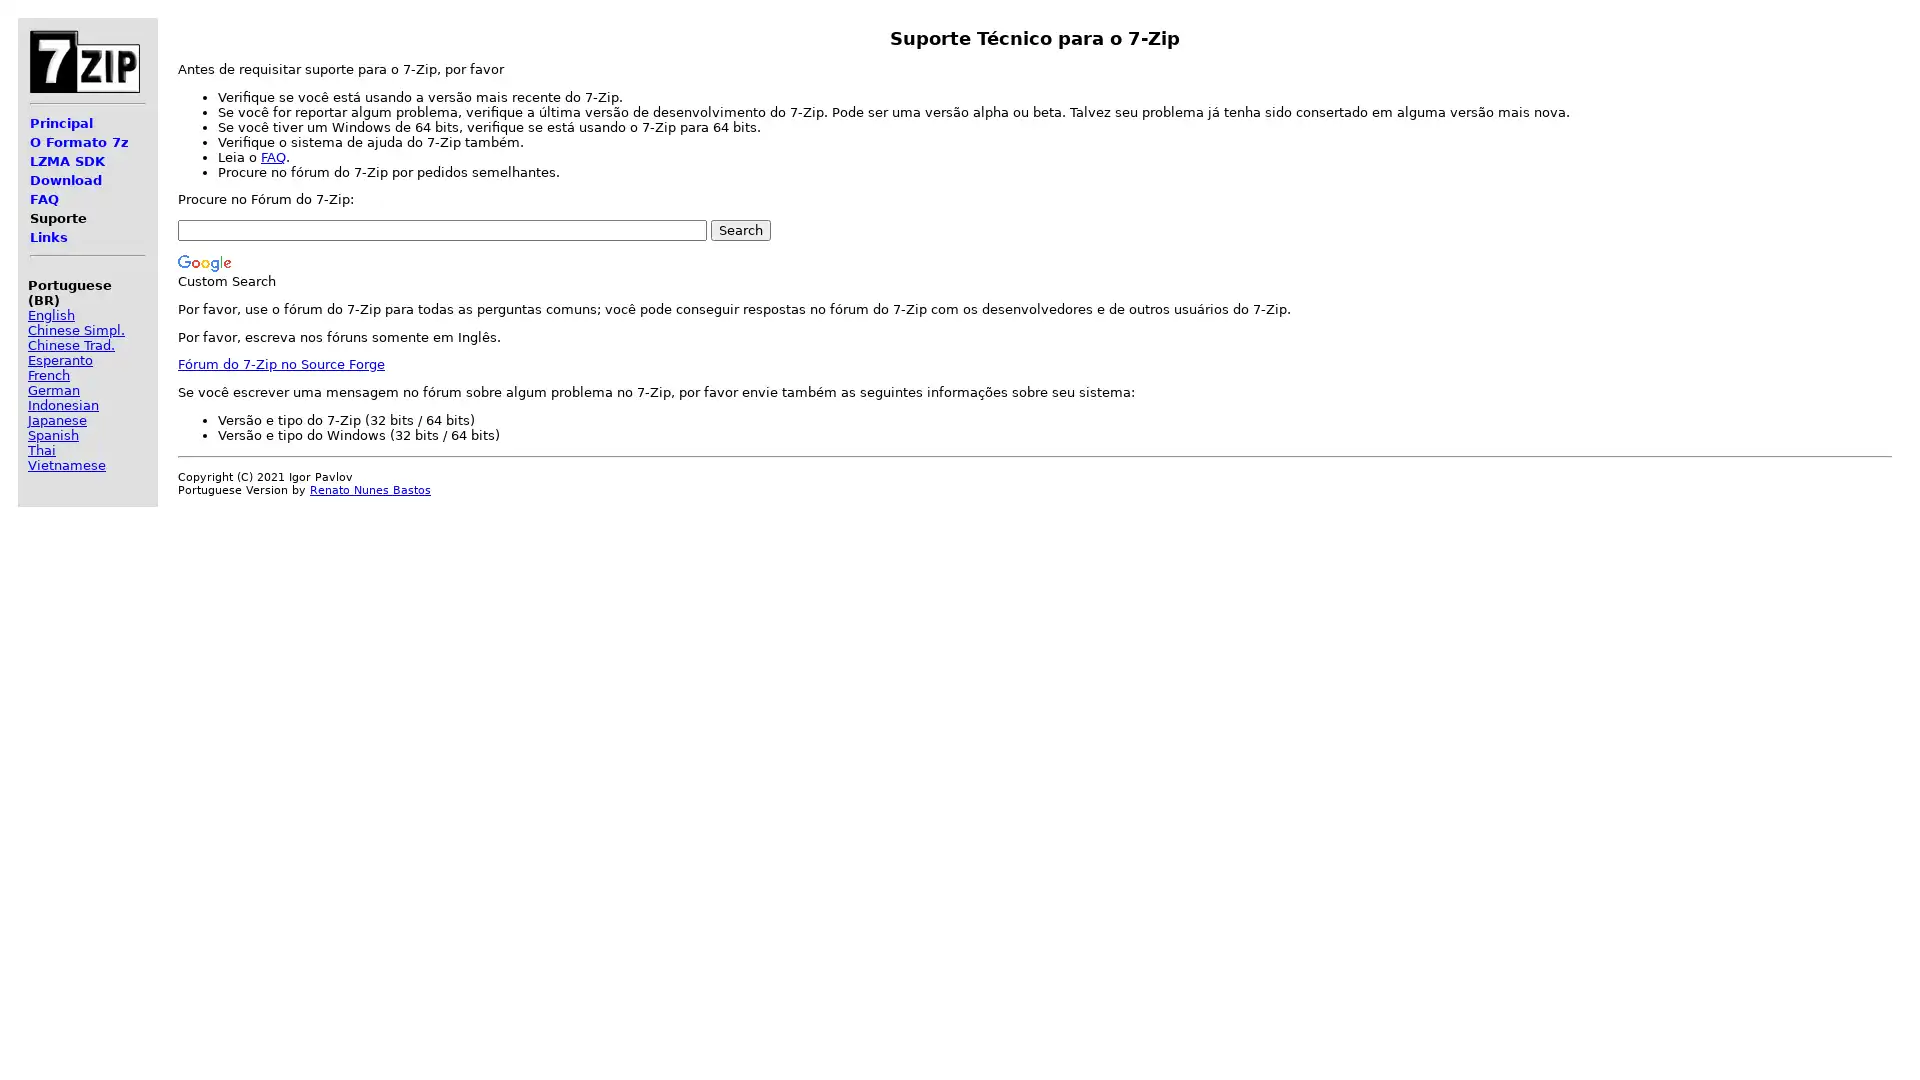 This screenshot has width=1920, height=1080. Describe the element at coordinates (739, 229) in the screenshot. I see `Search` at that location.